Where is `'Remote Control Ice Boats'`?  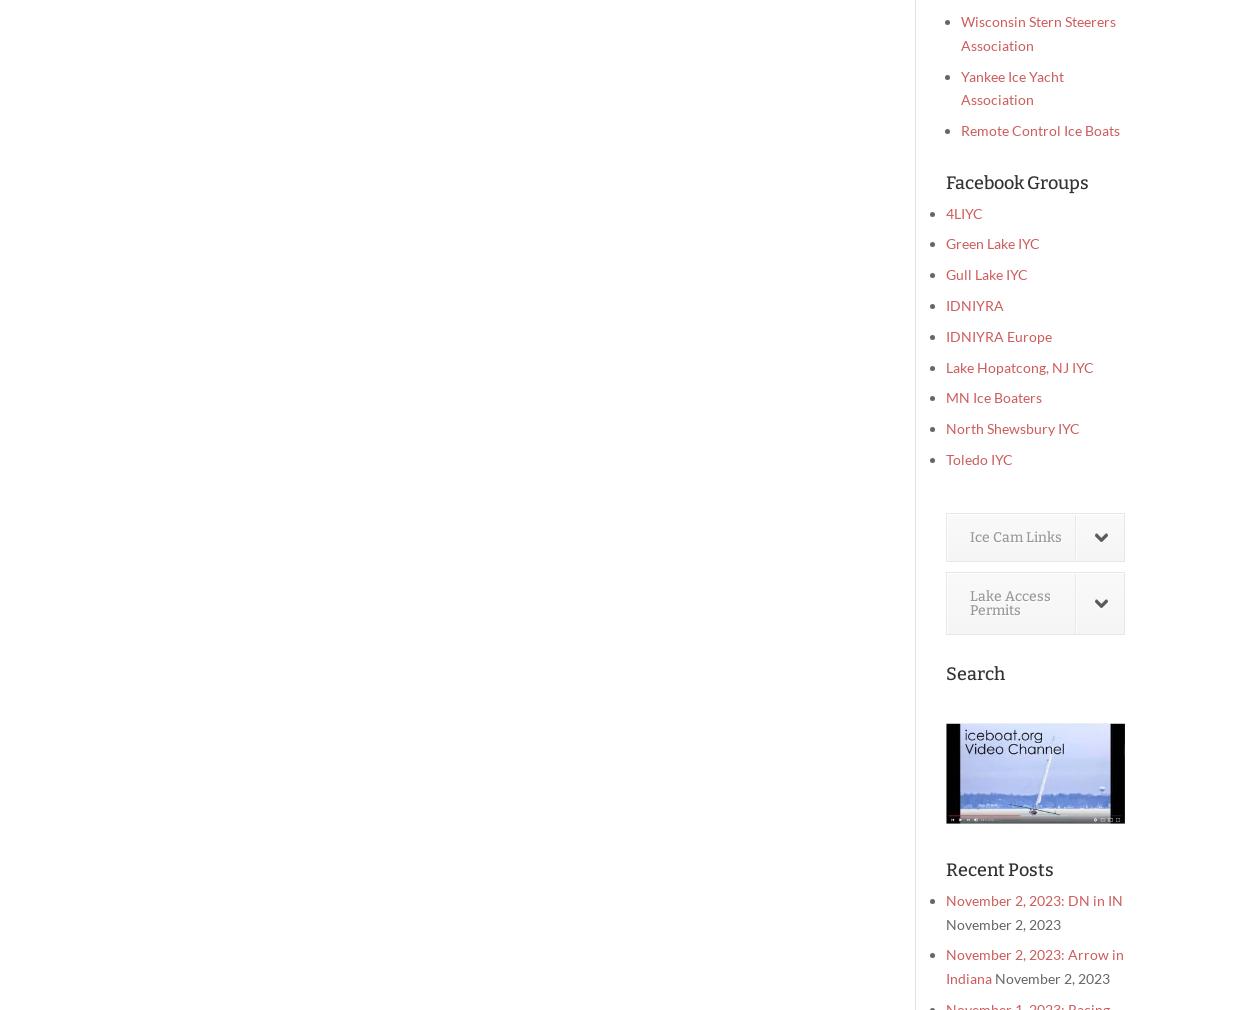
'Remote Control Ice Boats' is located at coordinates (1040, 129).